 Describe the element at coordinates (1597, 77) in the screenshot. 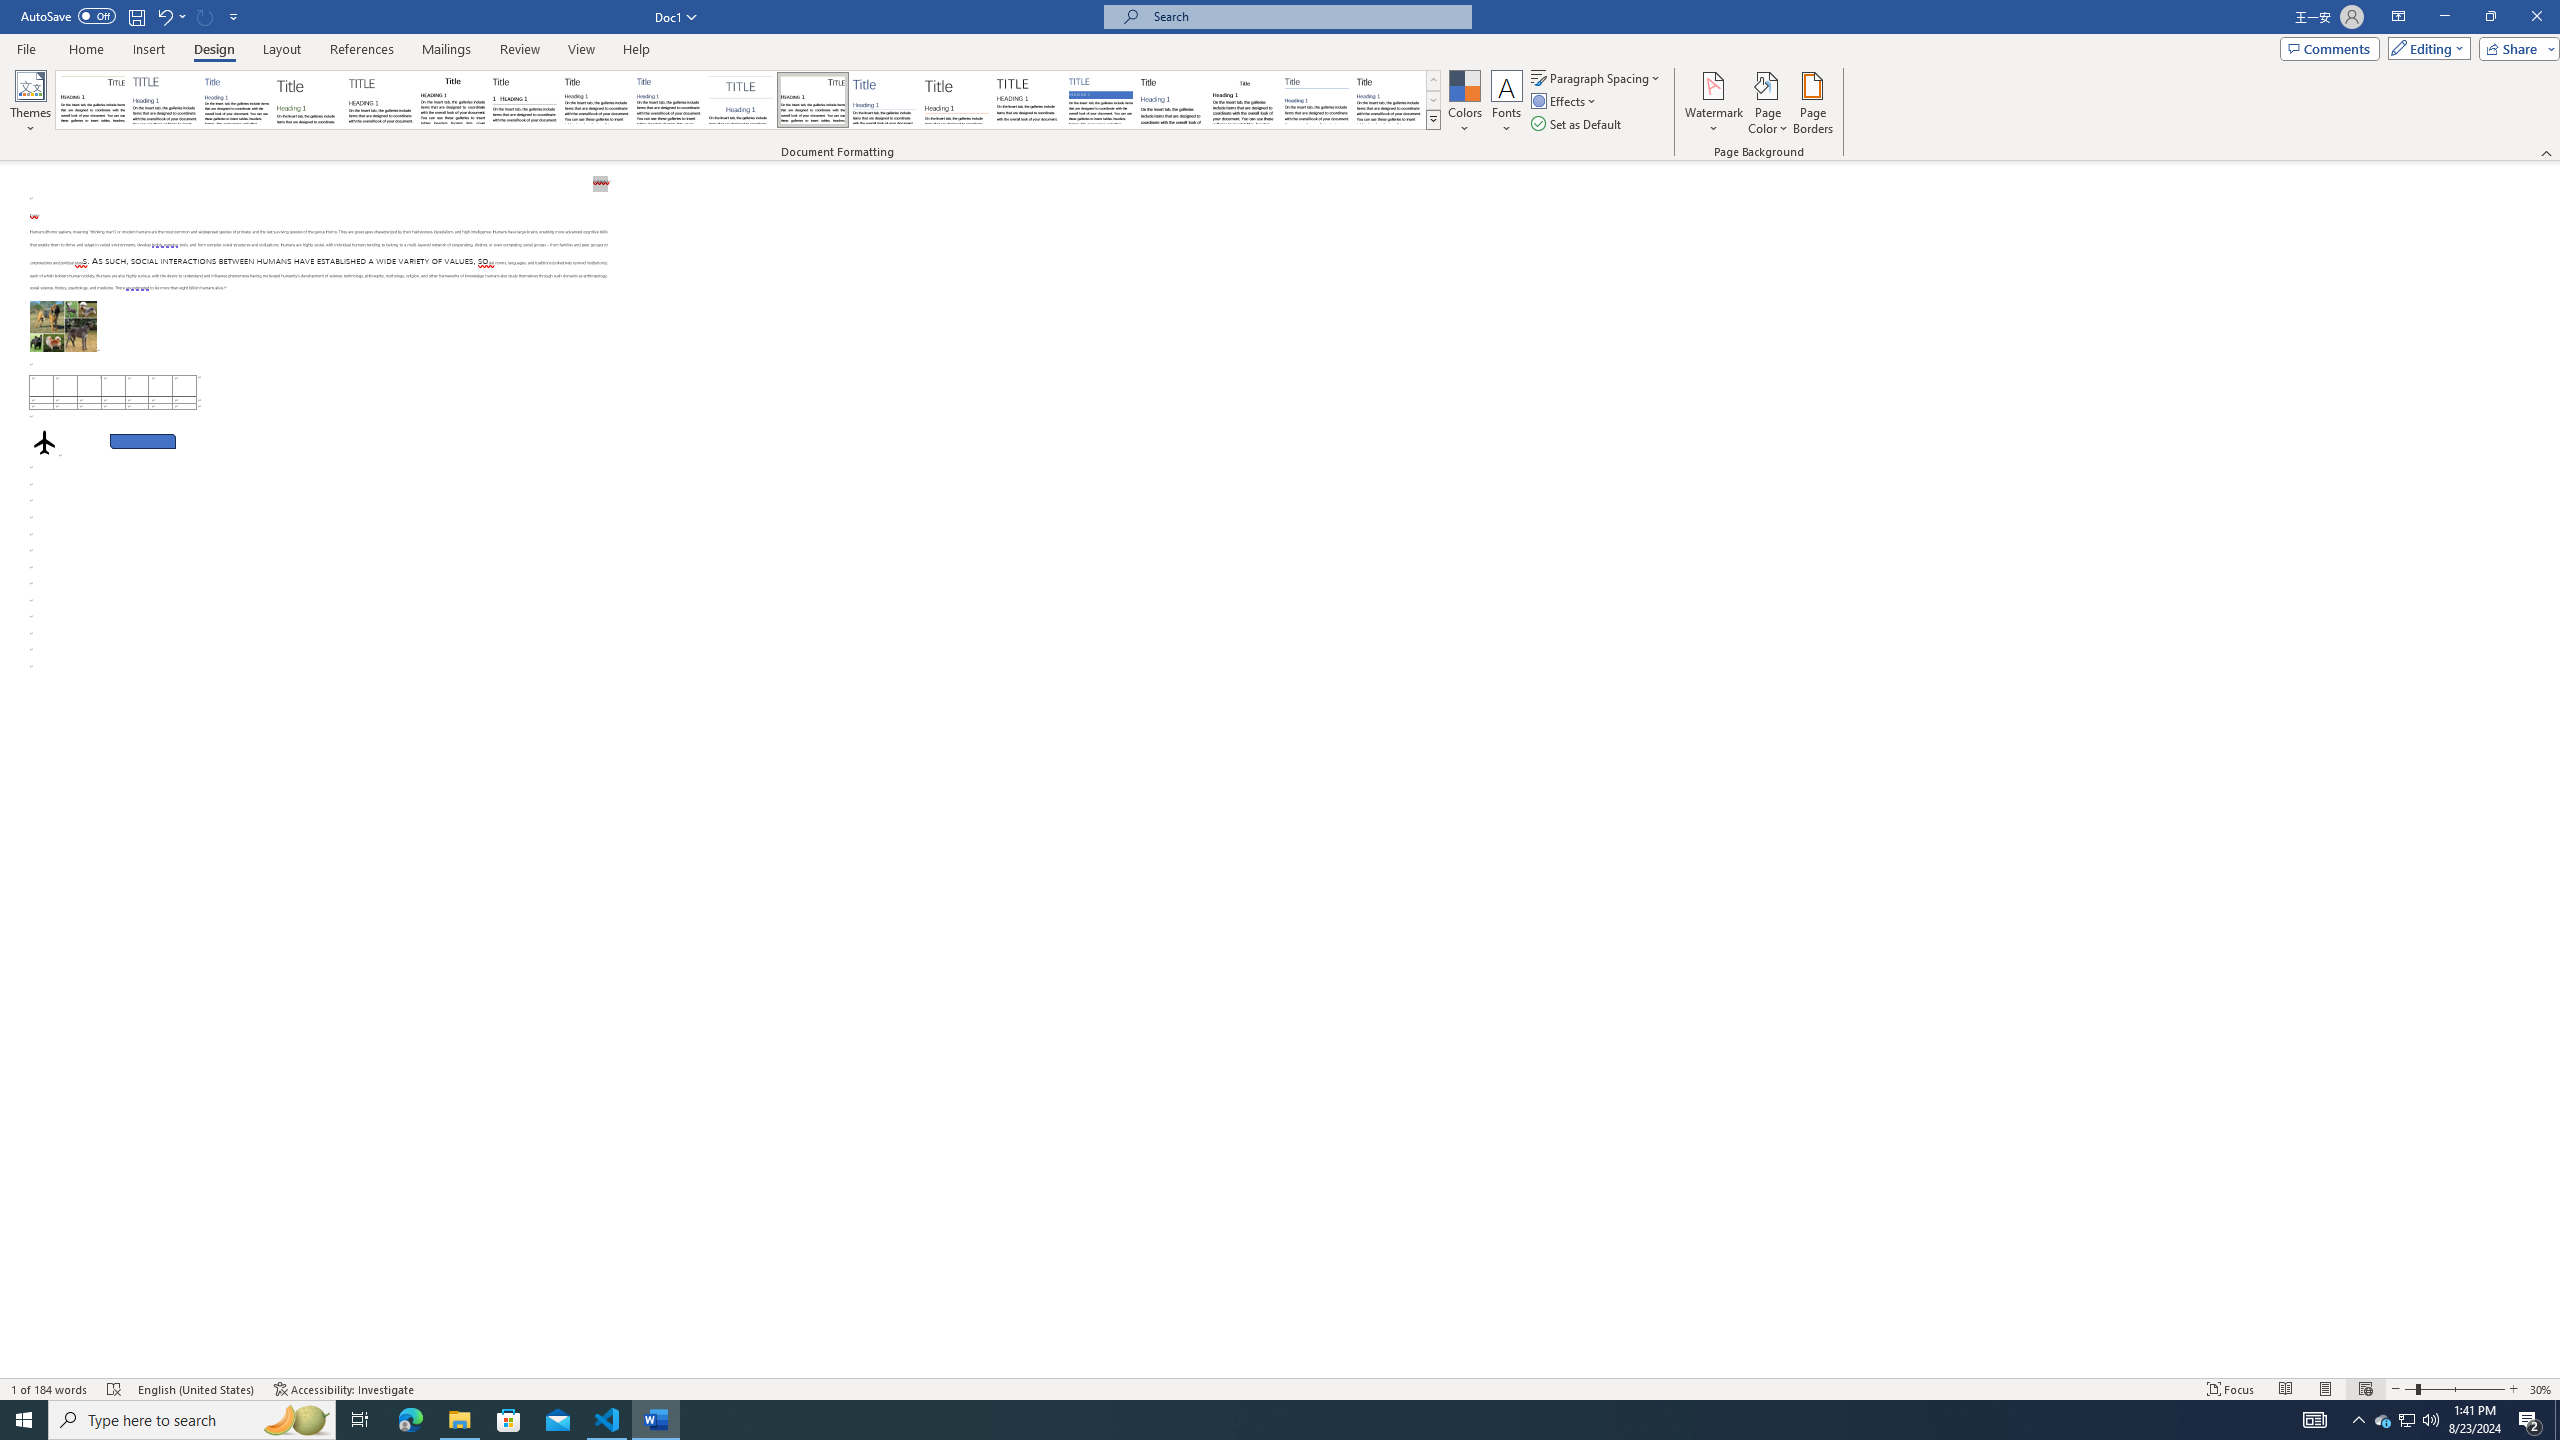

I see `'Paragraph Spacing'` at that location.